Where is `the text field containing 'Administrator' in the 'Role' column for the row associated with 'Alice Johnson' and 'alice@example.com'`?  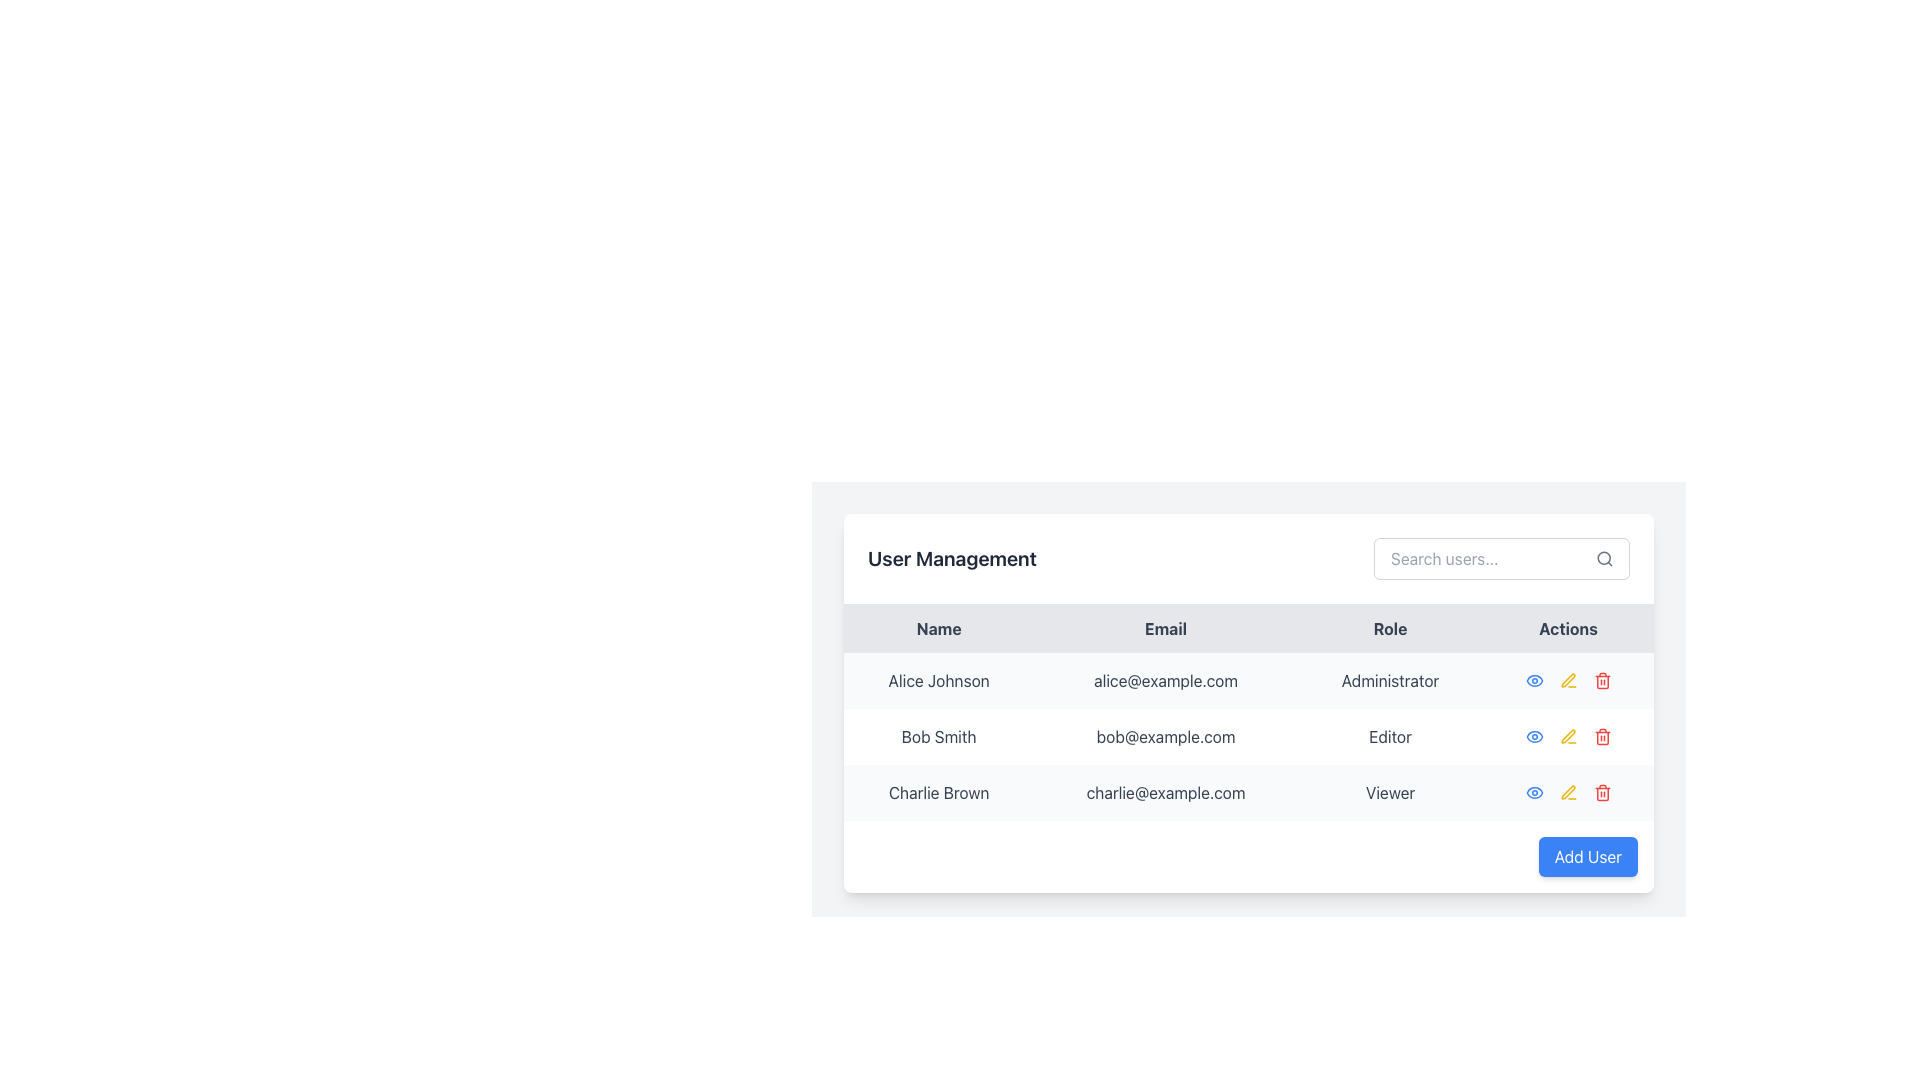 the text field containing 'Administrator' in the 'Role' column for the row associated with 'Alice Johnson' and 'alice@example.com' is located at coordinates (1389, 680).